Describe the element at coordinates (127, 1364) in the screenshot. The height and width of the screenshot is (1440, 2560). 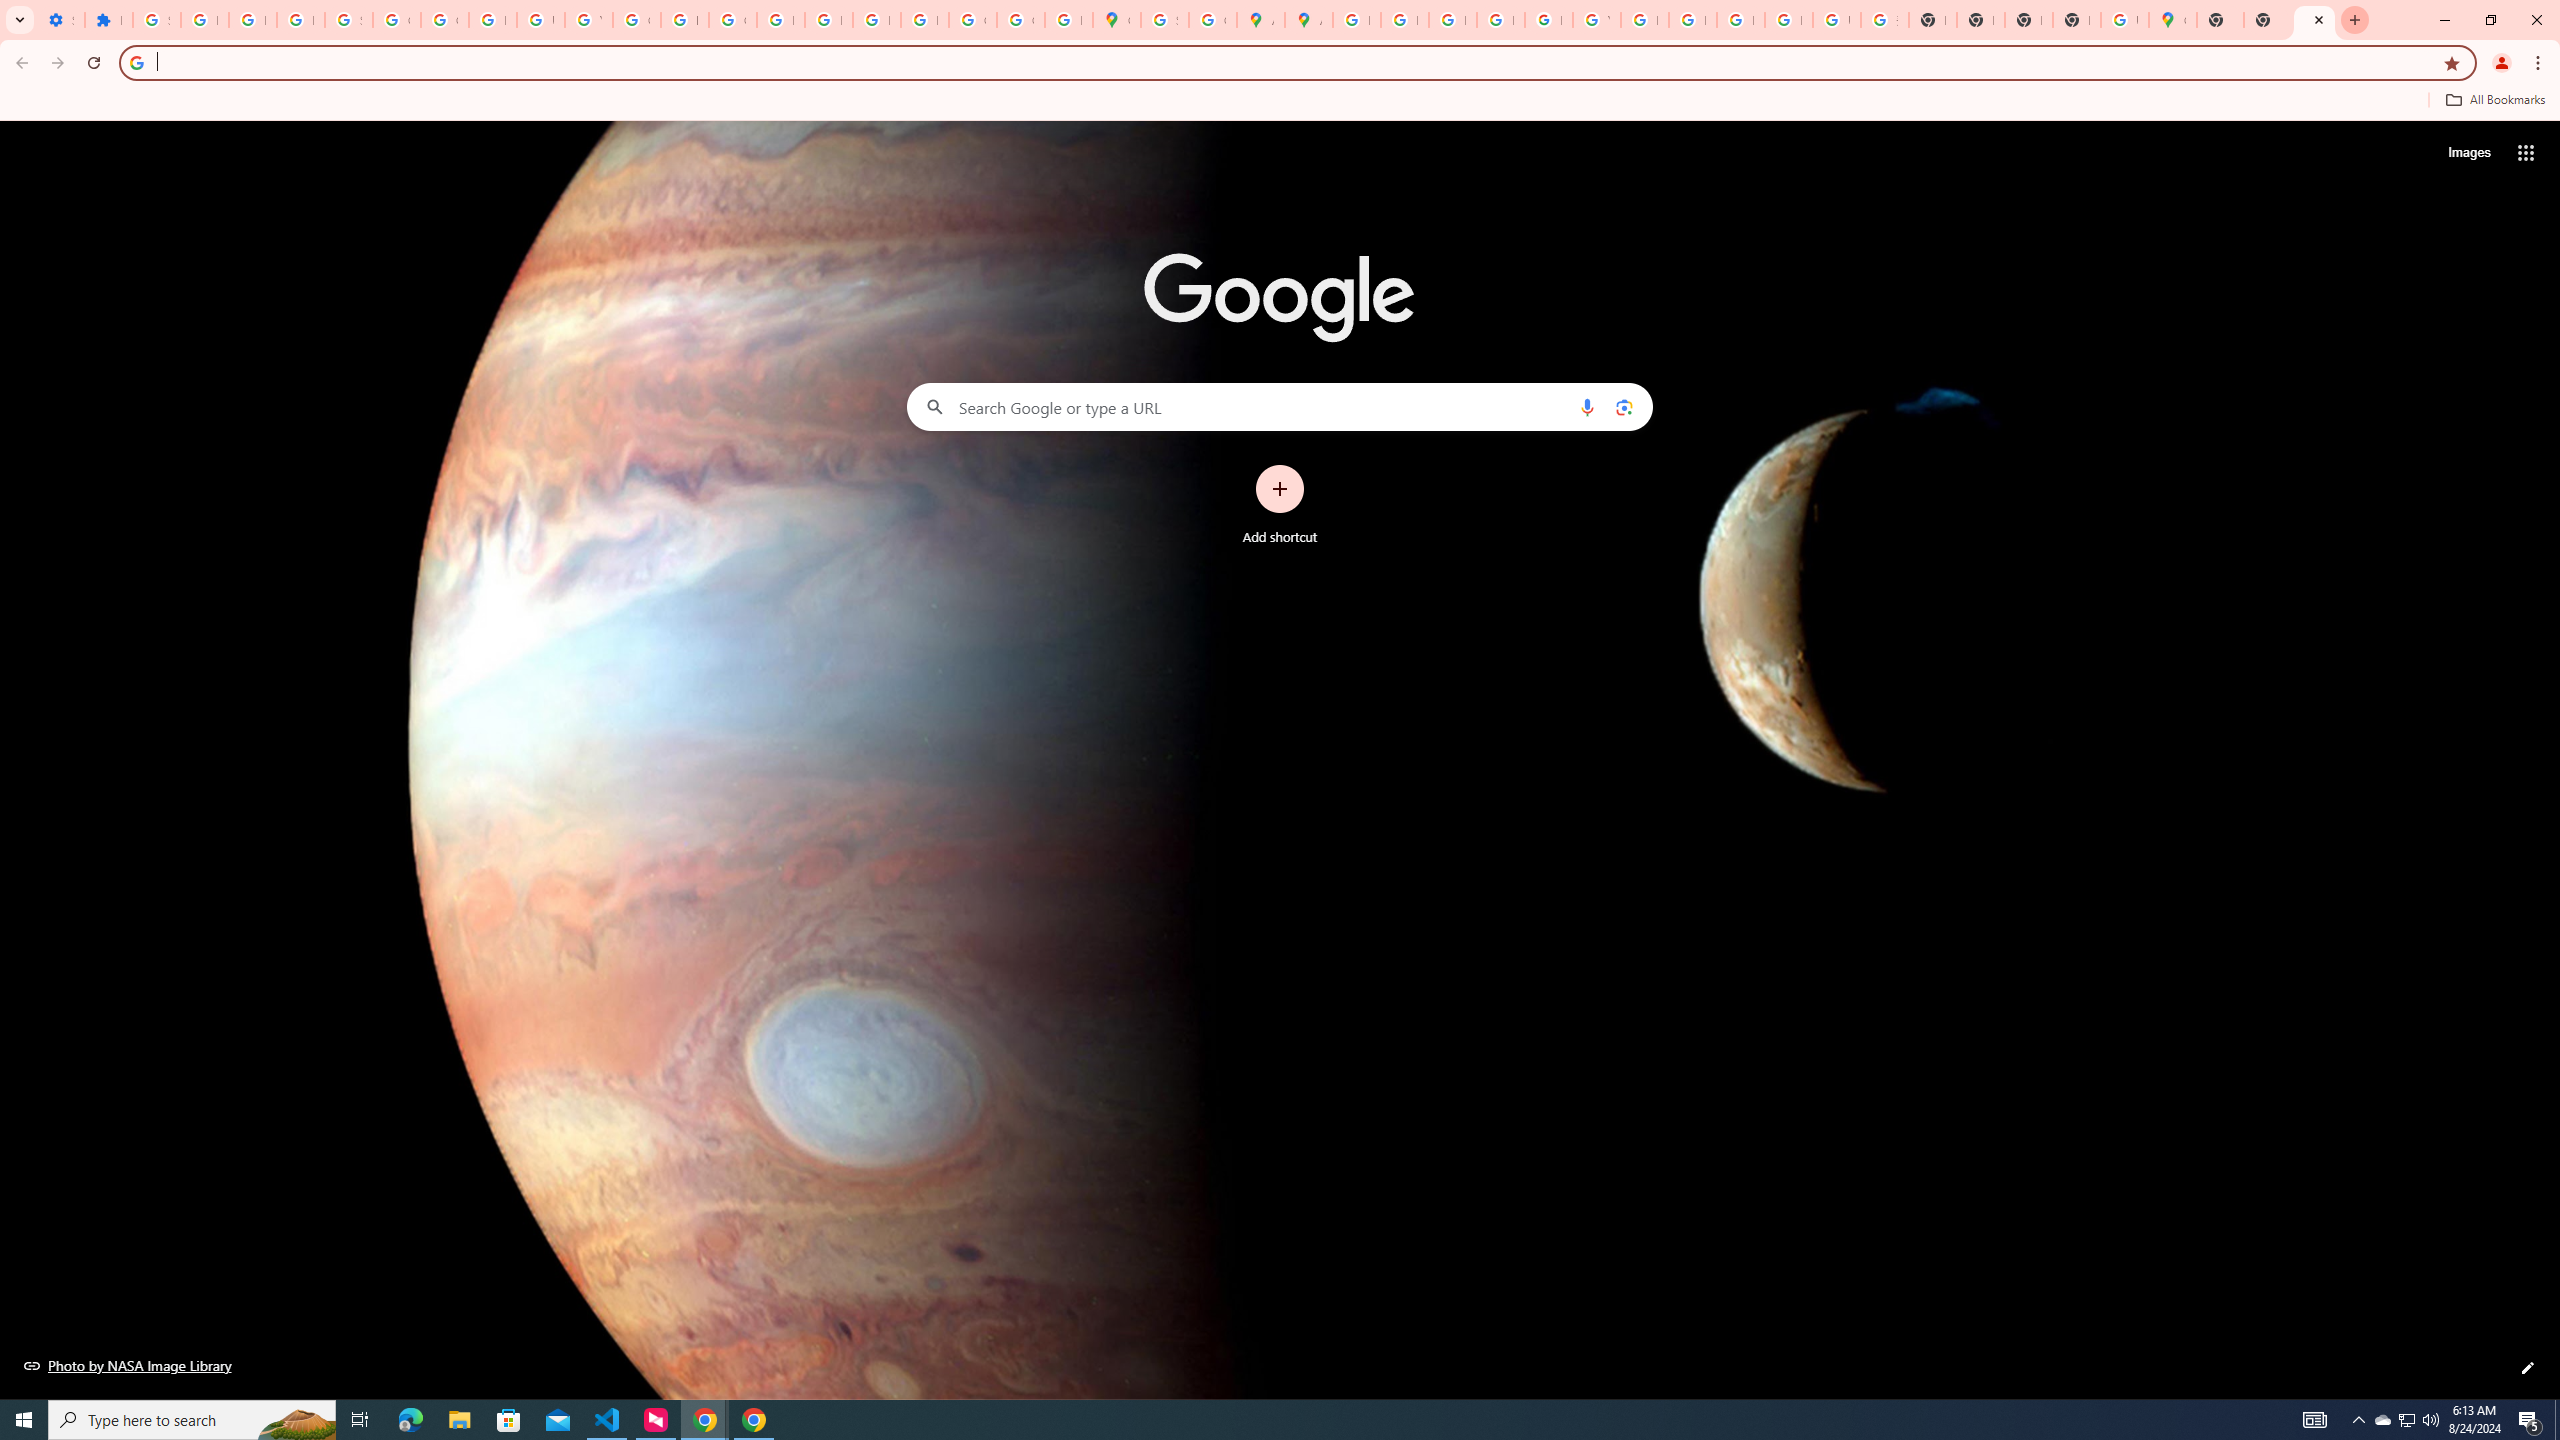
I see `'Photo by NASA Image Library'` at that location.